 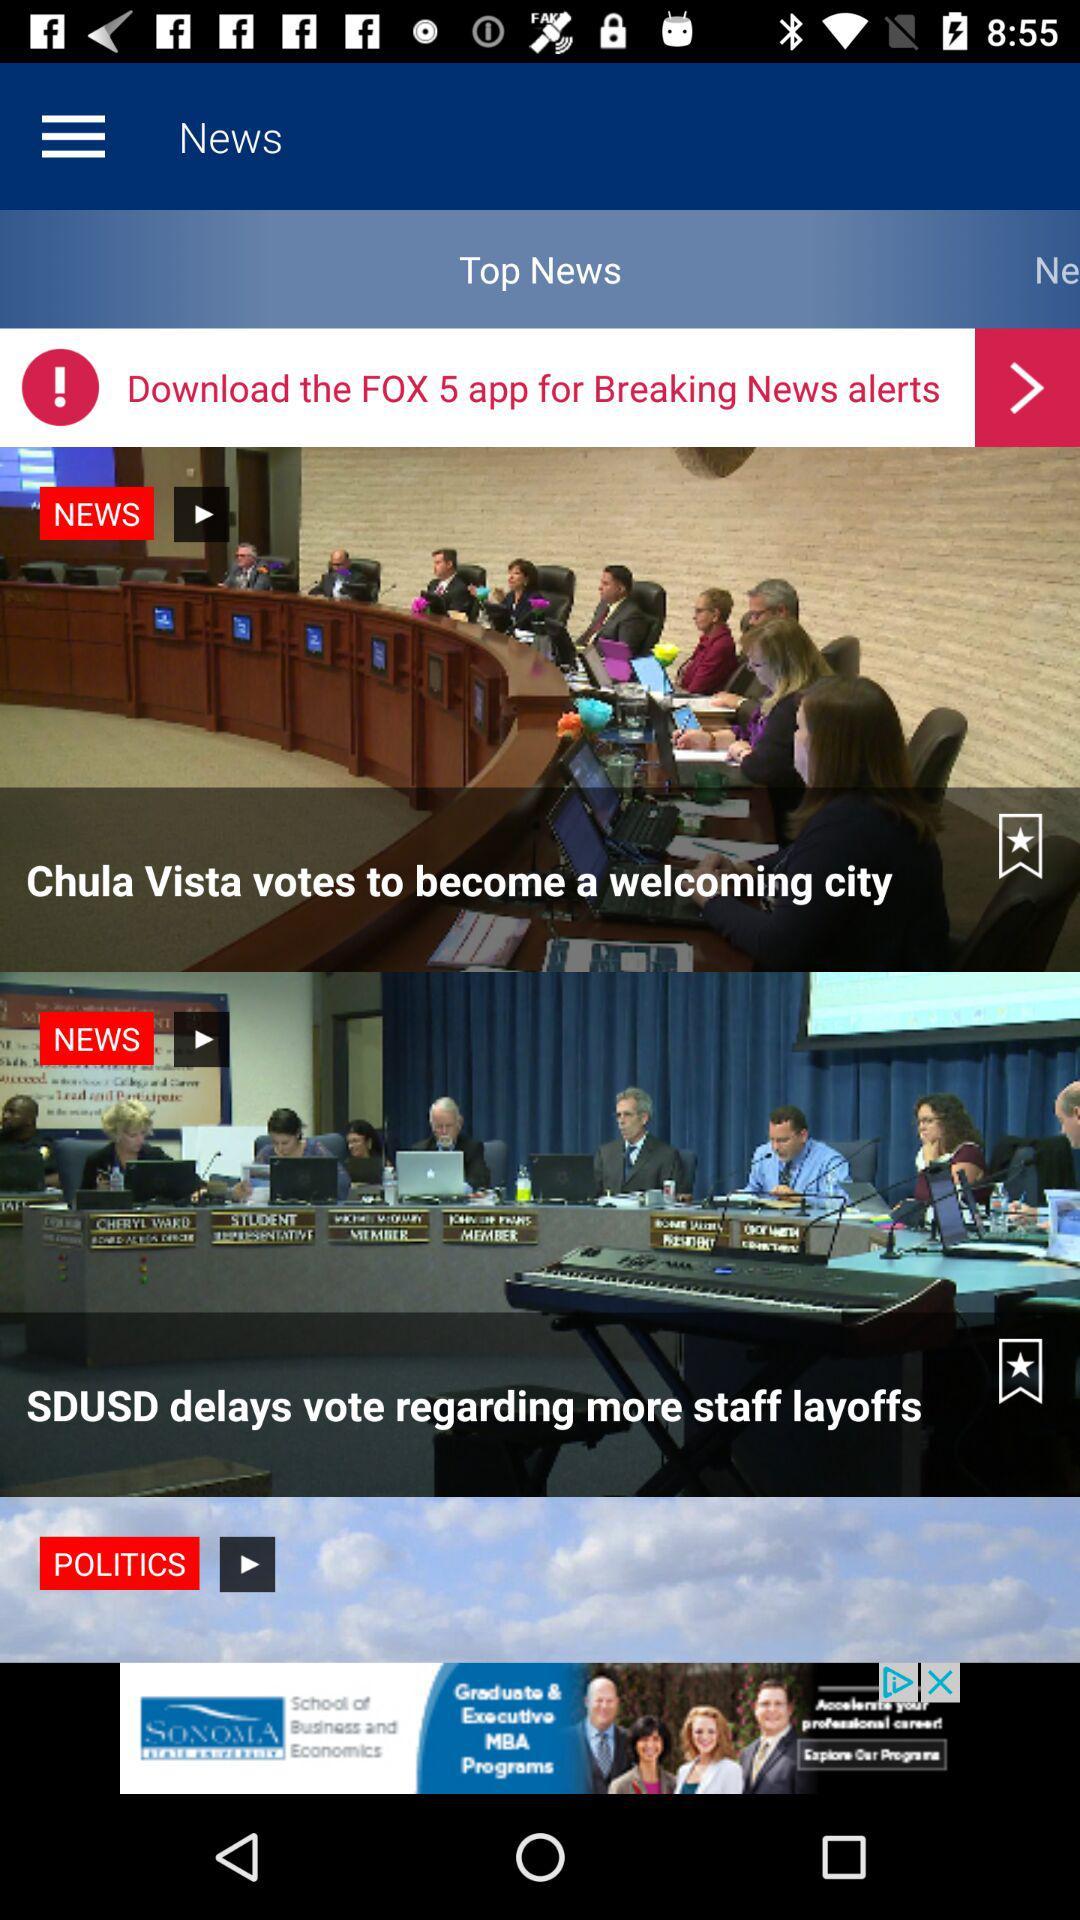 I want to click on top most left corner, so click(x=72, y=136).